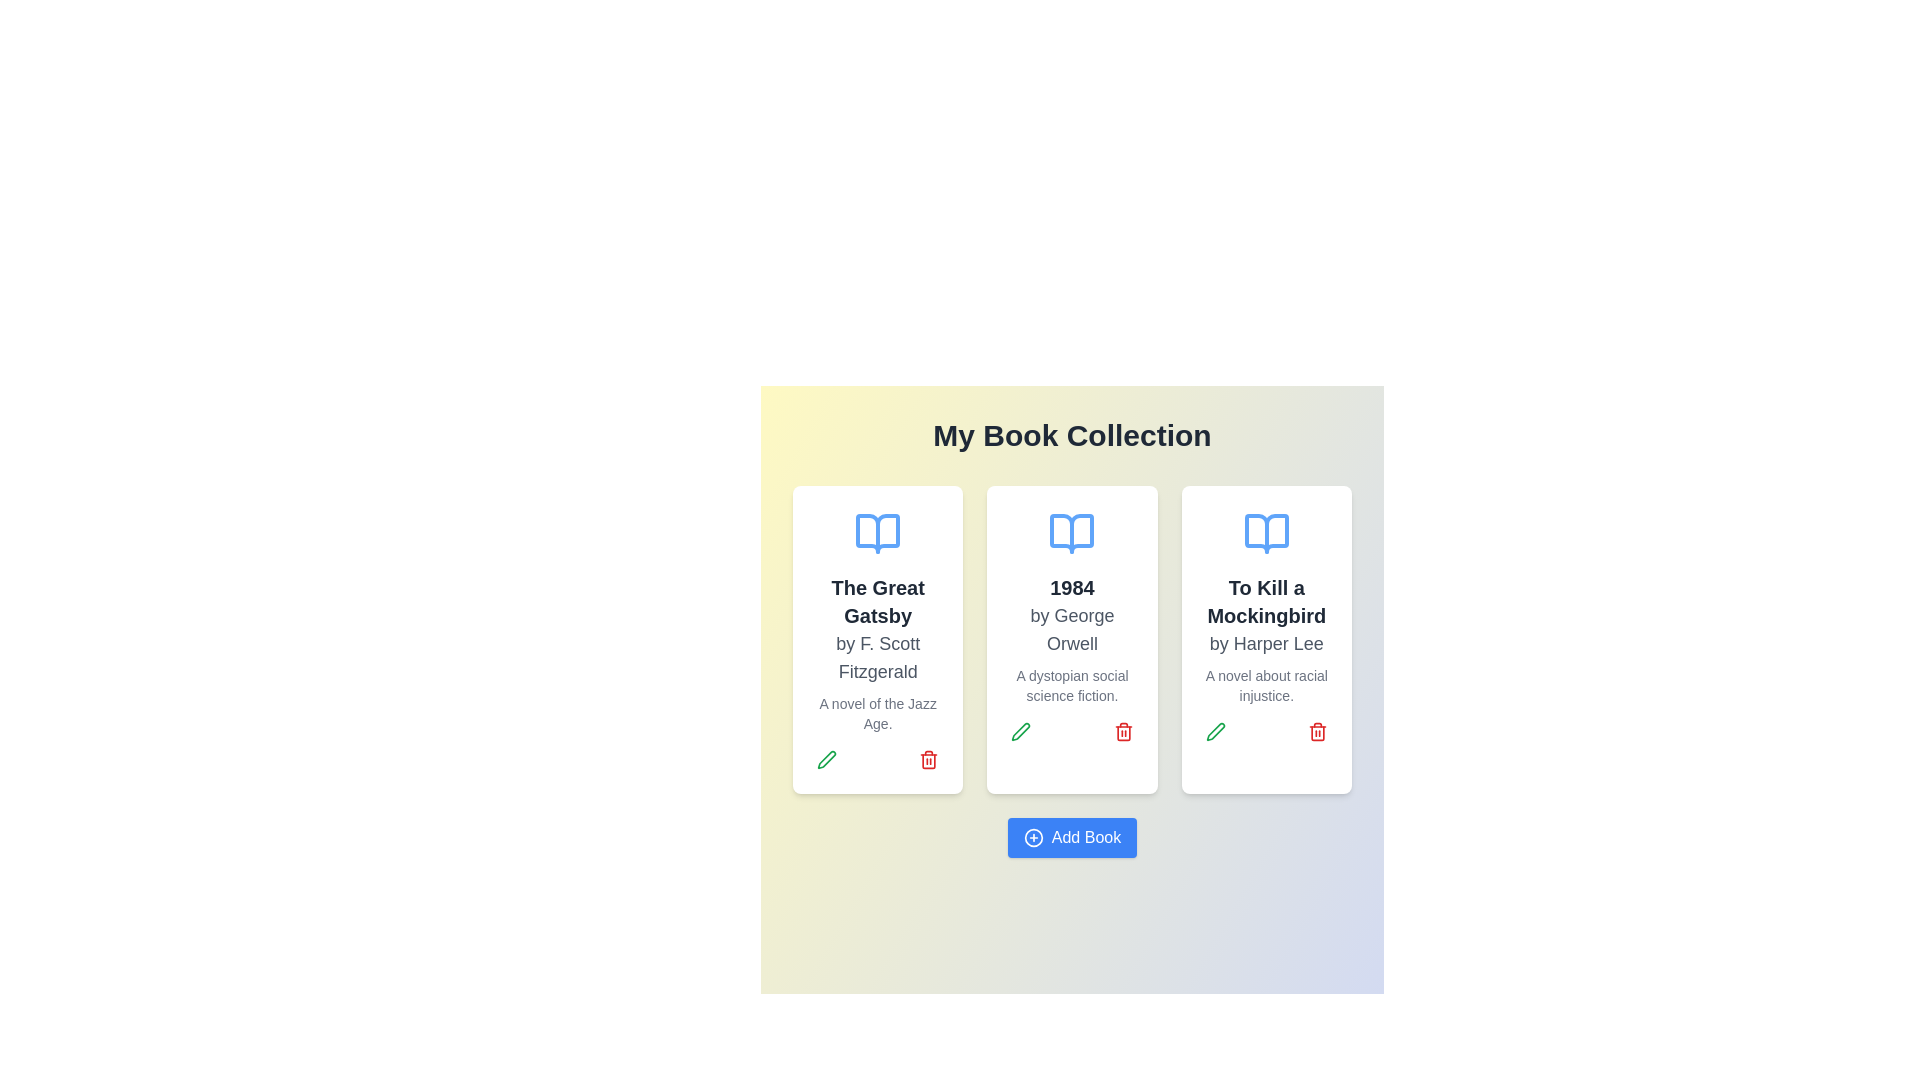 This screenshot has width=1920, height=1080. Describe the element at coordinates (928, 759) in the screenshot. I see `the delete button located to the right of the green edit pencil icon at the bottom of the card for 'The Great Gatsby' book` at that location.